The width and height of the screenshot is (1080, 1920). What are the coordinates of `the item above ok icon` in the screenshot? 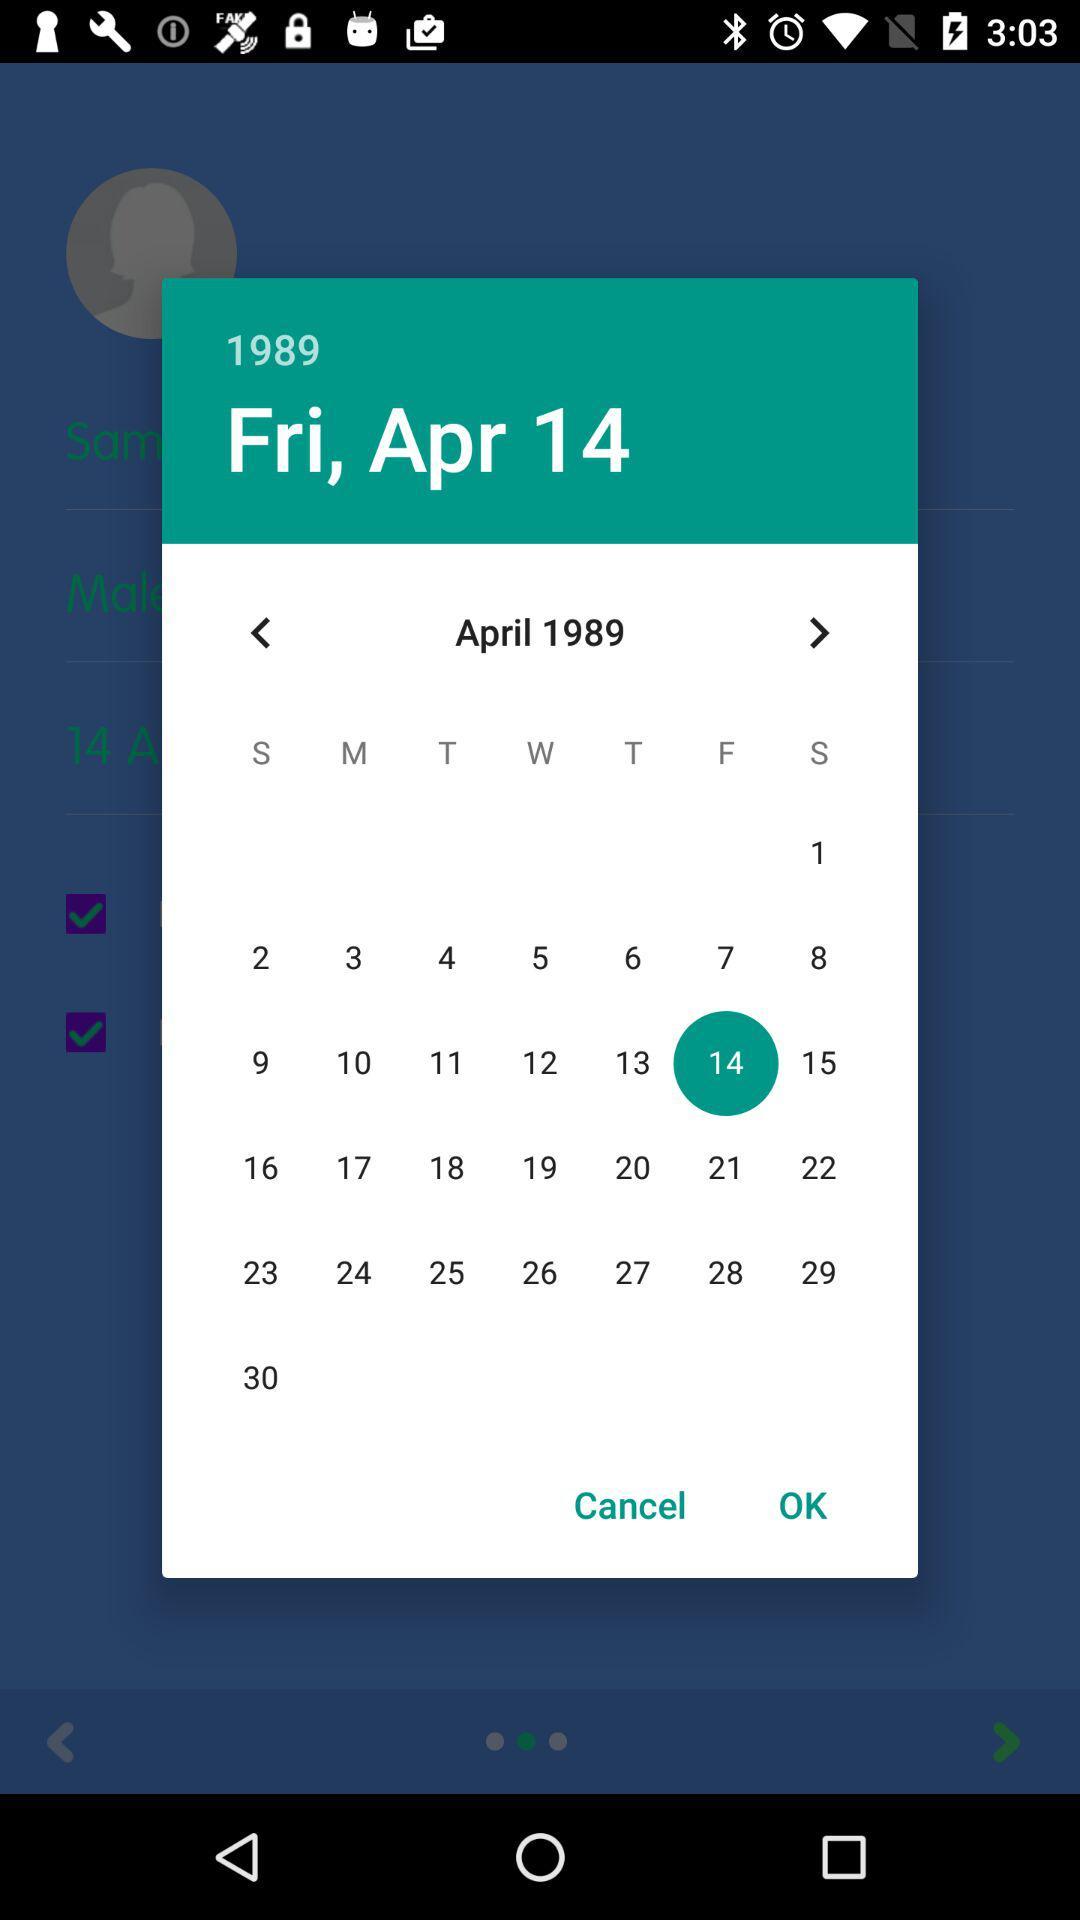 It's located at (818, 632).